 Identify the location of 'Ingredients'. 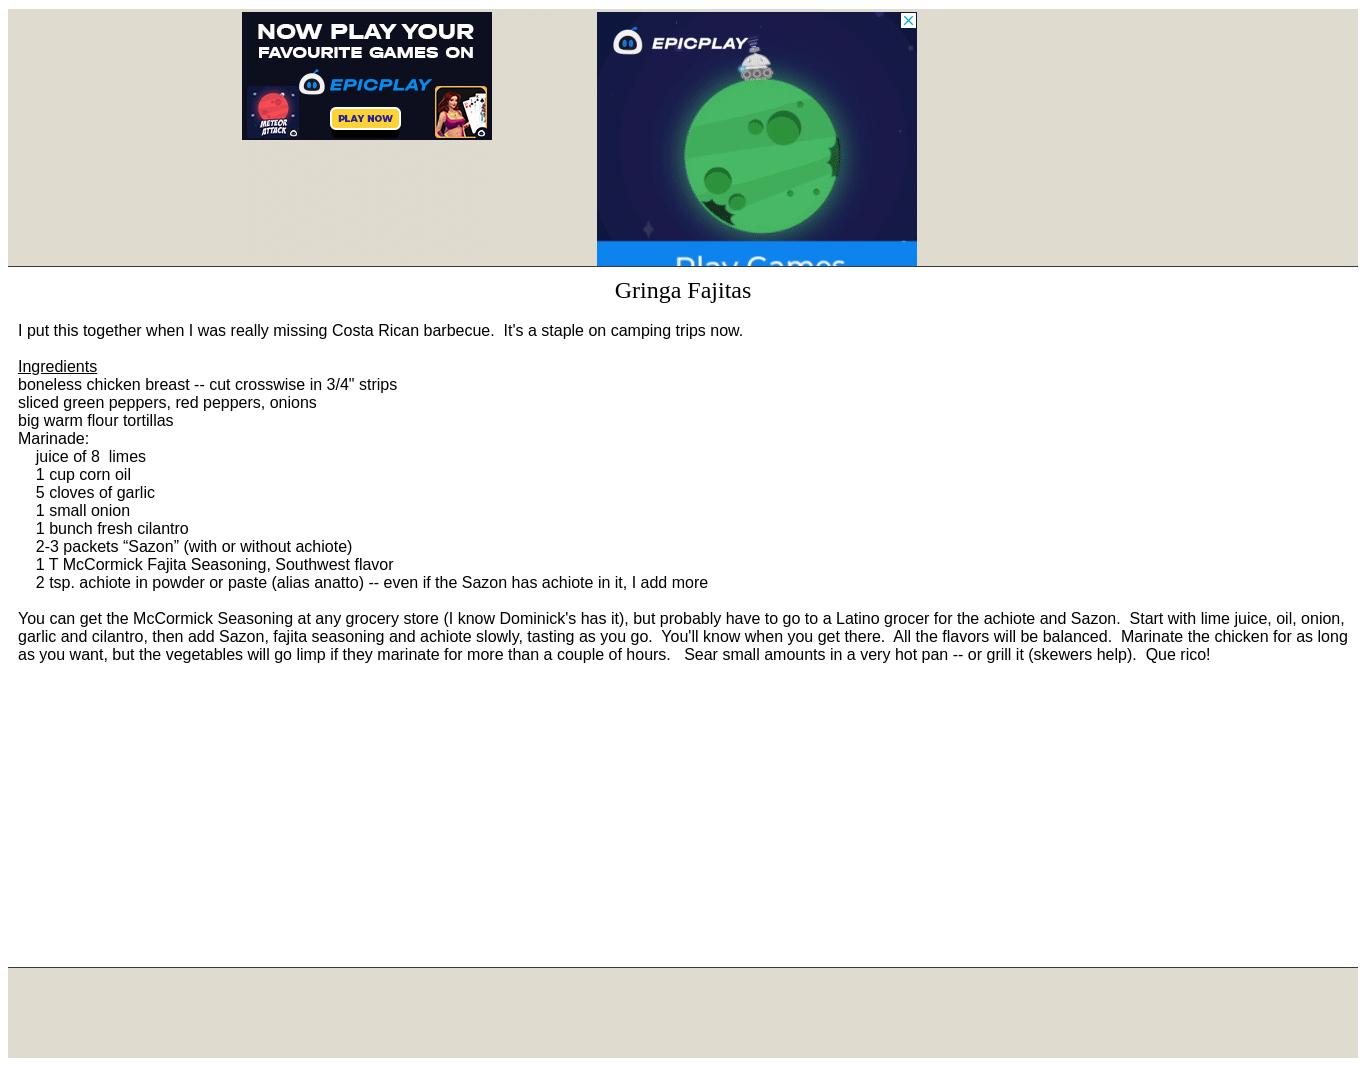
(57, 366).